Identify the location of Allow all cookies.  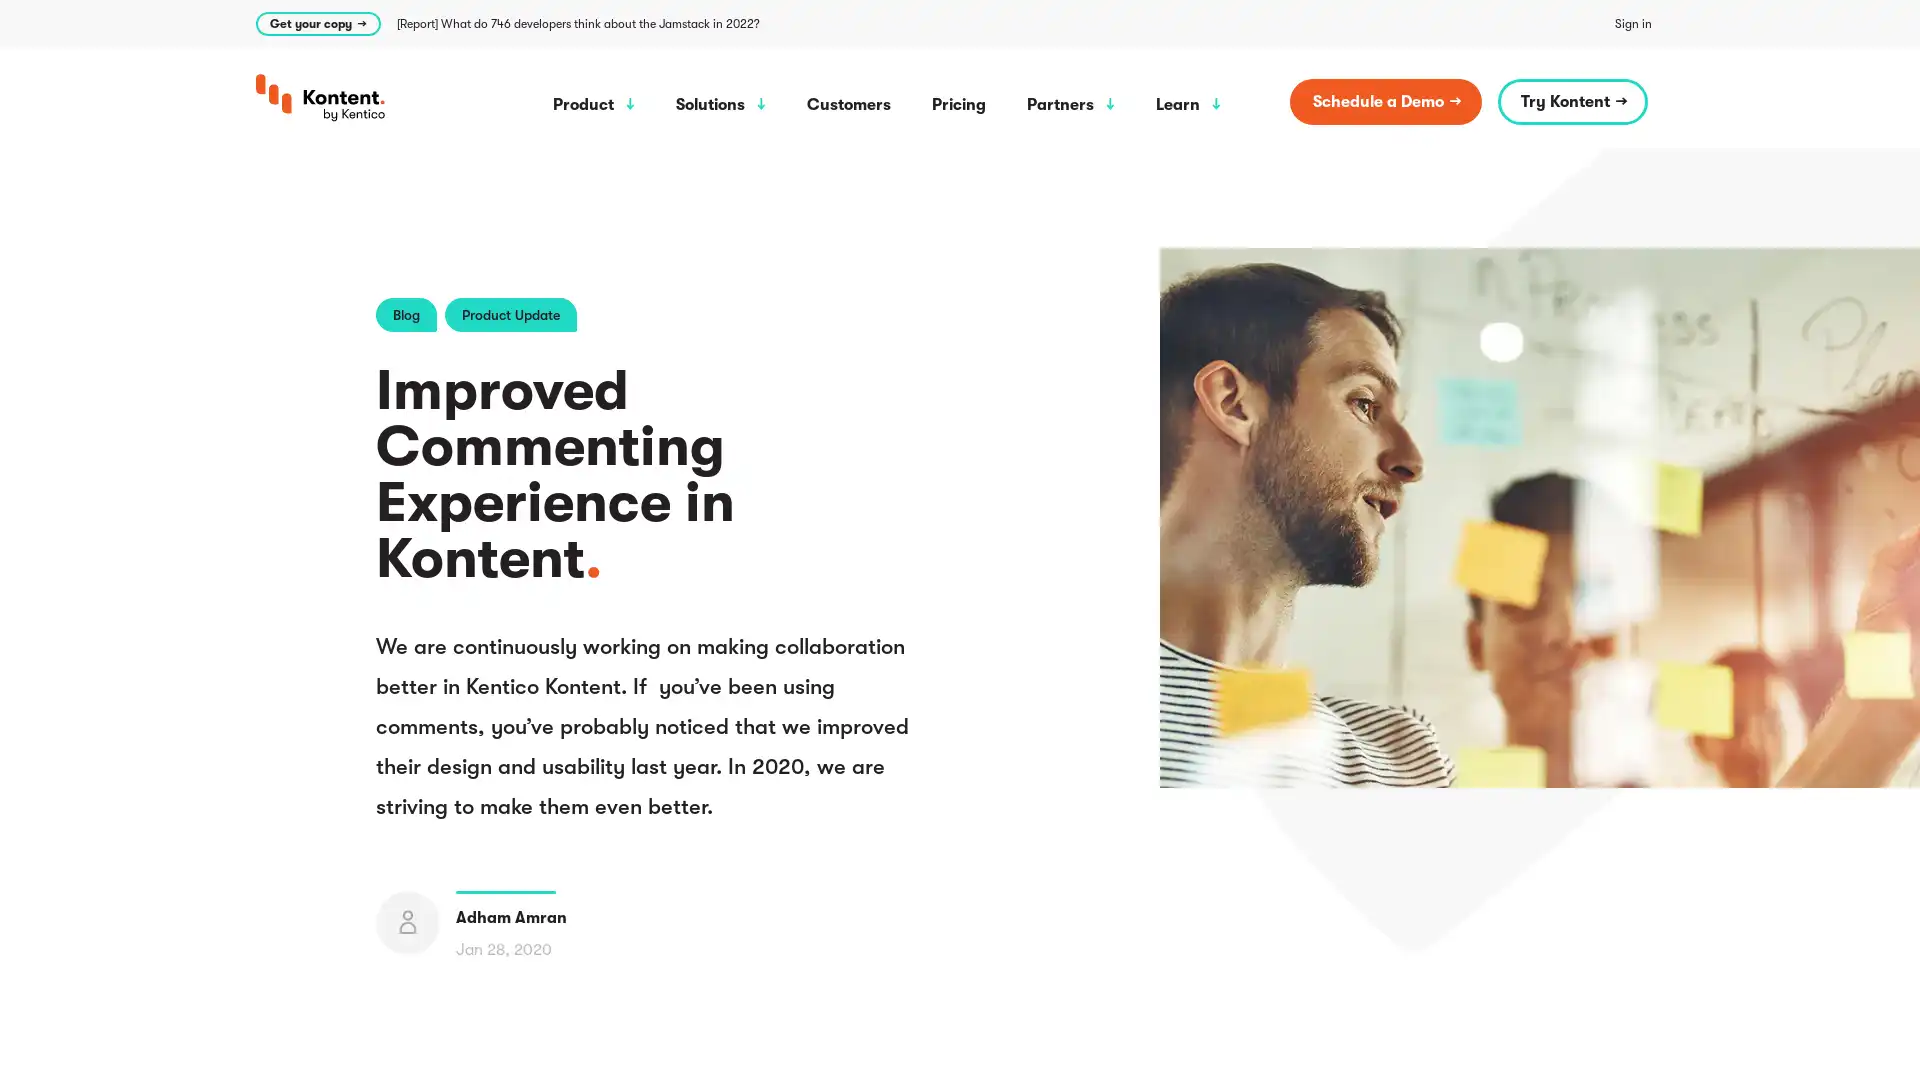
(1291, 545).